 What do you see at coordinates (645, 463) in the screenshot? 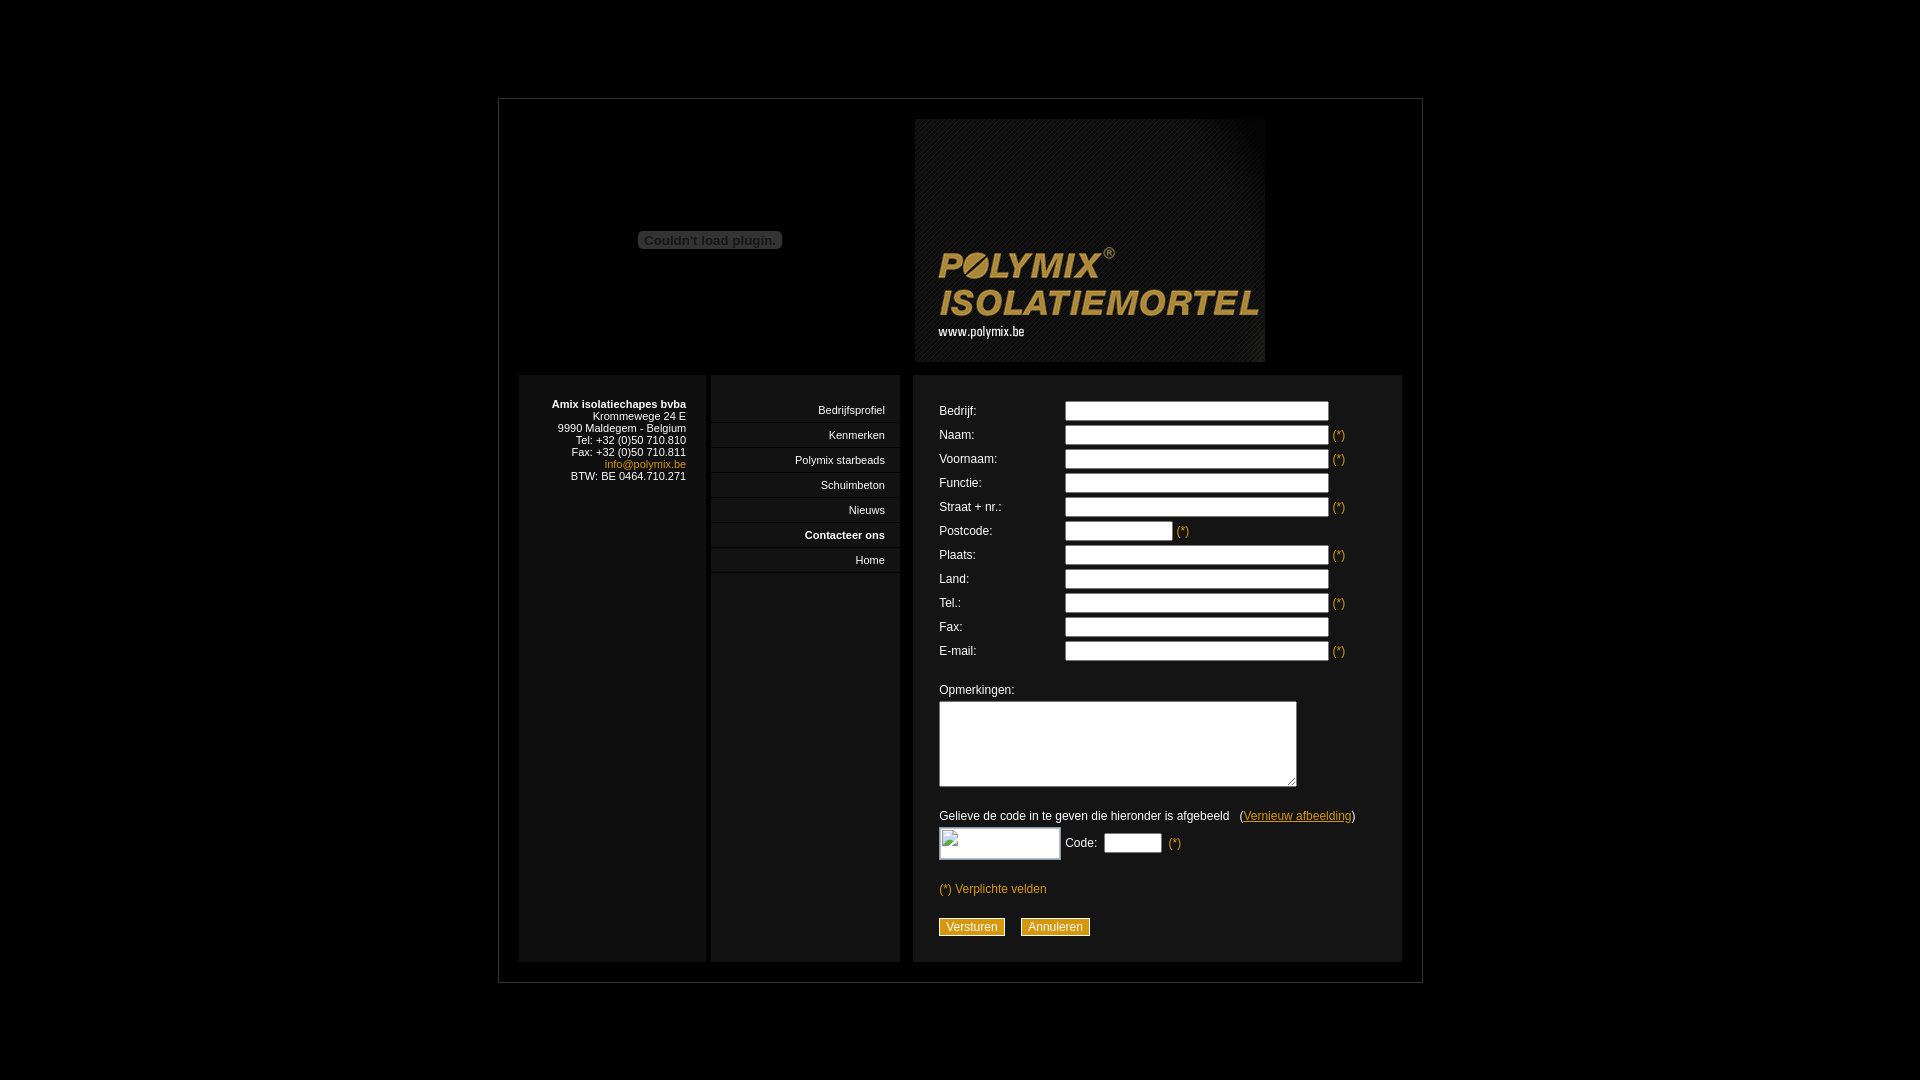
I see `'info@polymix.be'` at bounding box center [645, 463].